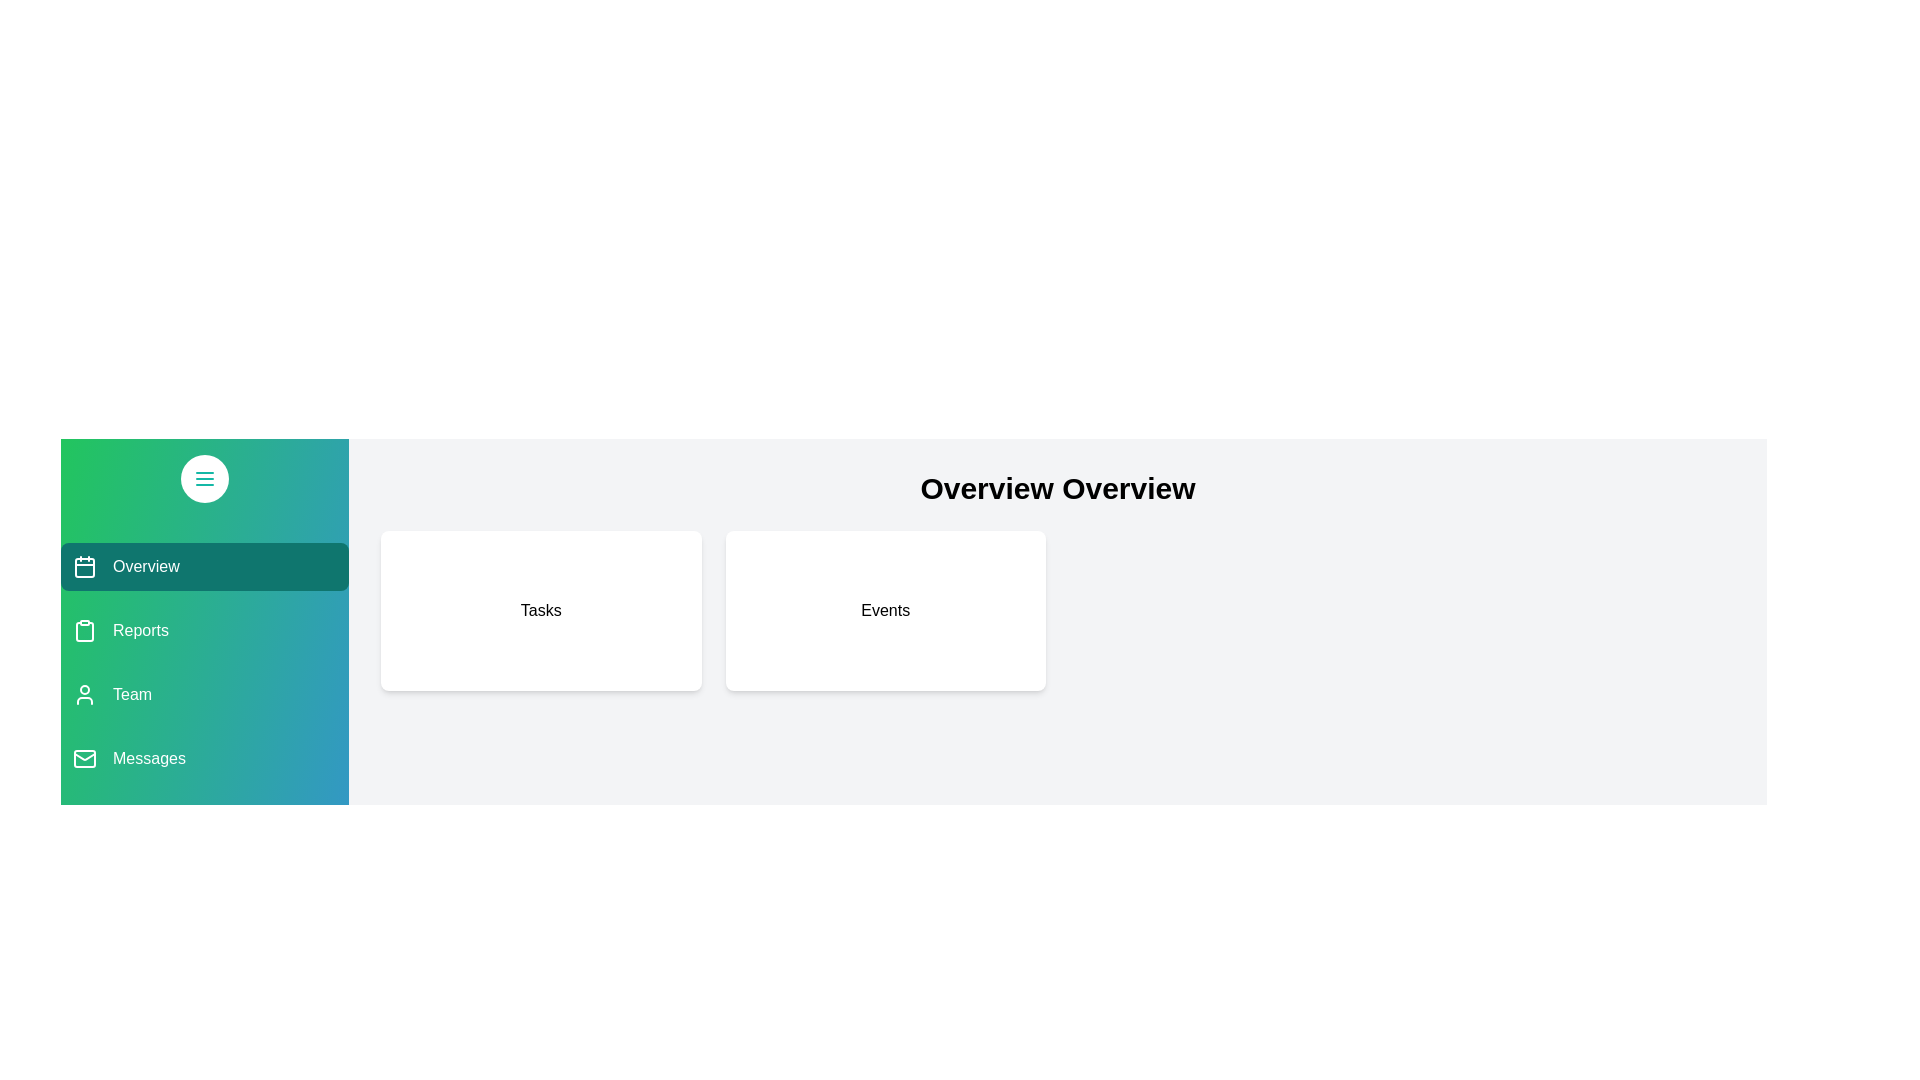  What do you see at coordinates (205, 693) in the screenshot?
I see `the navigation section Team` at bounding box center [205, 693].